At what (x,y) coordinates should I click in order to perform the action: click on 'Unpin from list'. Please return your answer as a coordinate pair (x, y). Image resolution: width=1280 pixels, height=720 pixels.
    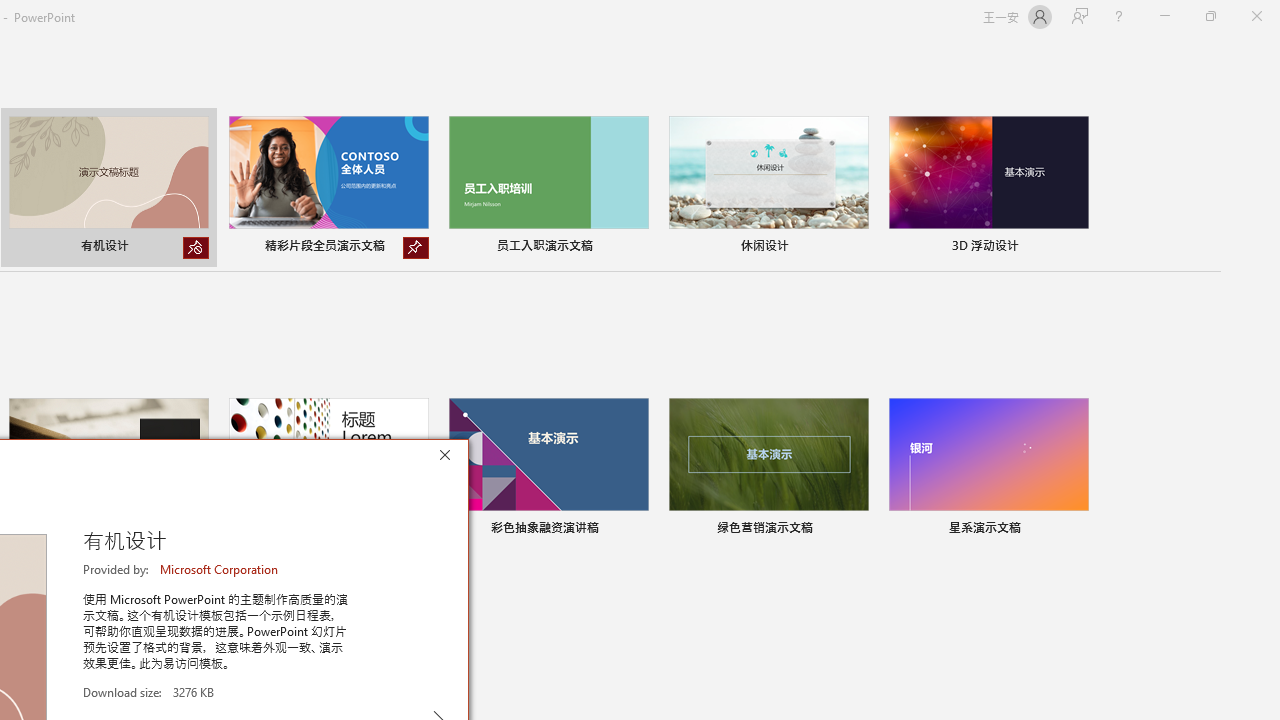
    Looking at the image, I should click on (415, 247).